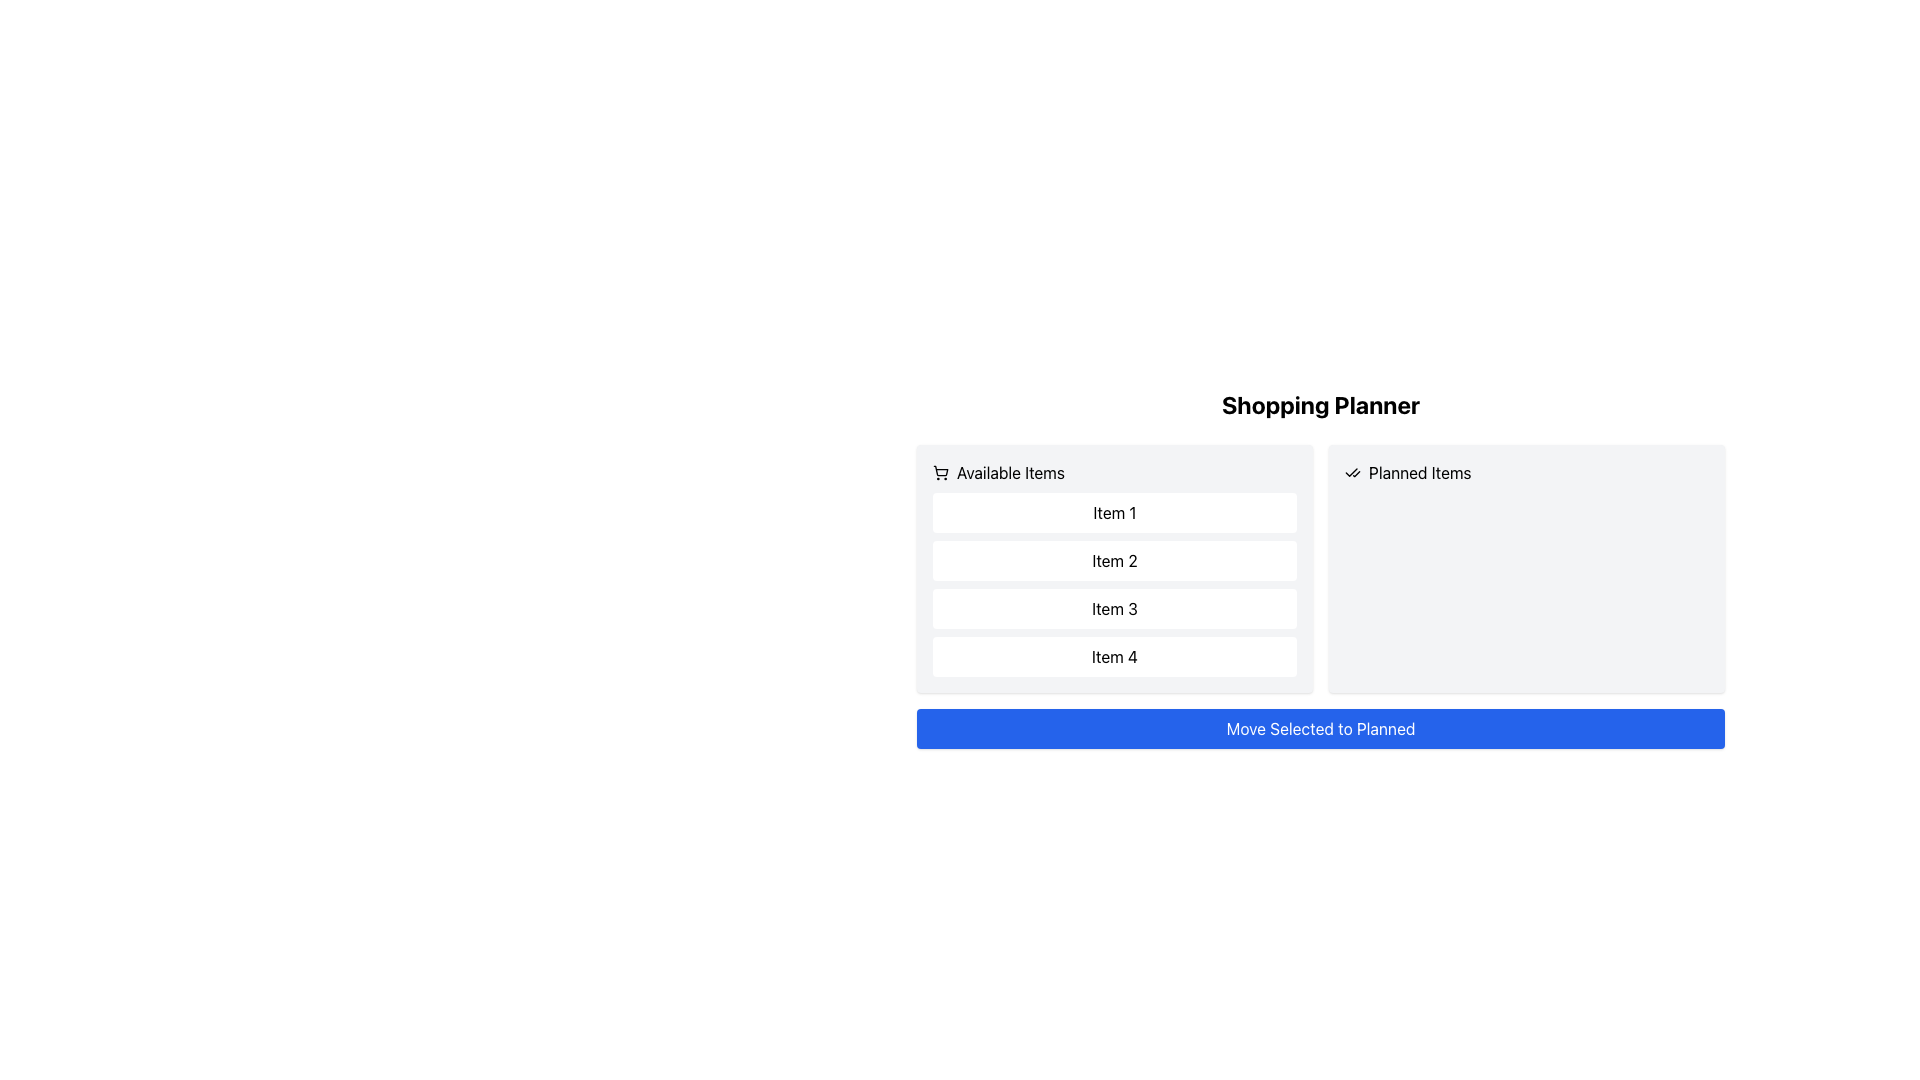 This screenshot has height=1080, width=1920. What do you see at coordinates (1320, 729) in the screenshot?
I see `the button labeled 'Move Selected to Planned' to observe its hover effect, which changes color on hover` at bounding box center [1320, 729].